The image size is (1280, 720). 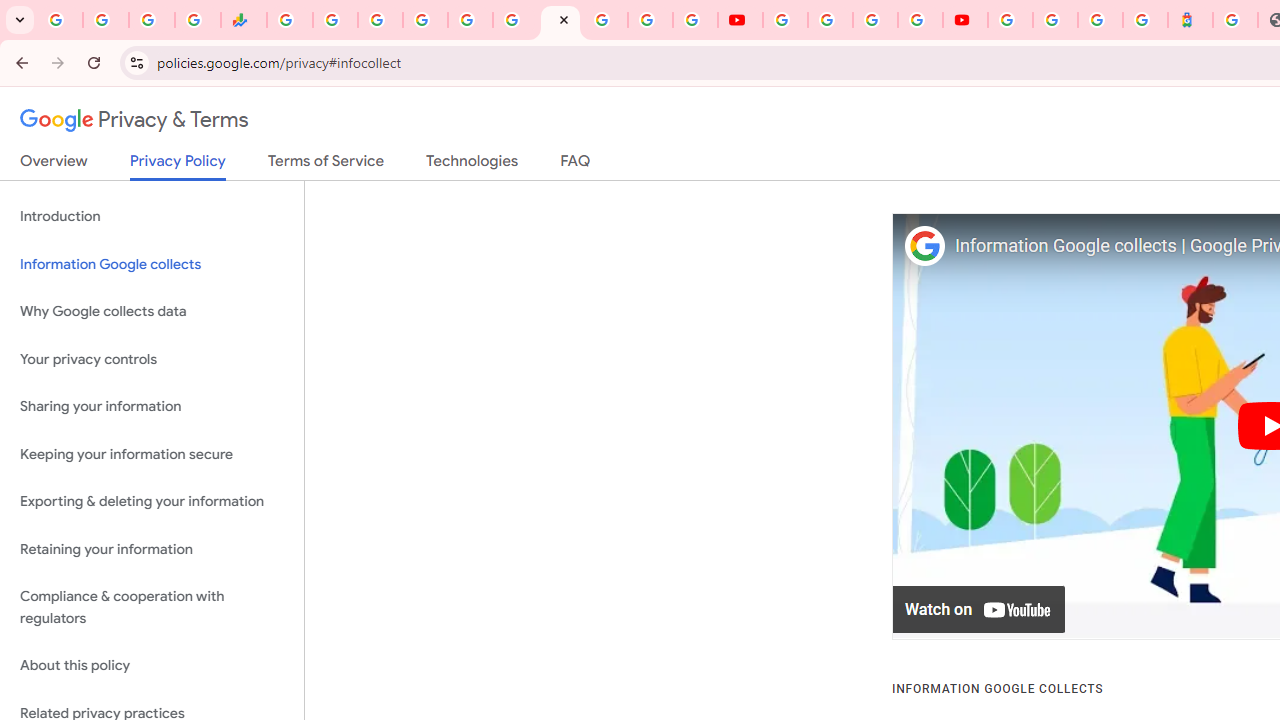 I want to click on 'Photo image of Google', so click(x=923, y=245).